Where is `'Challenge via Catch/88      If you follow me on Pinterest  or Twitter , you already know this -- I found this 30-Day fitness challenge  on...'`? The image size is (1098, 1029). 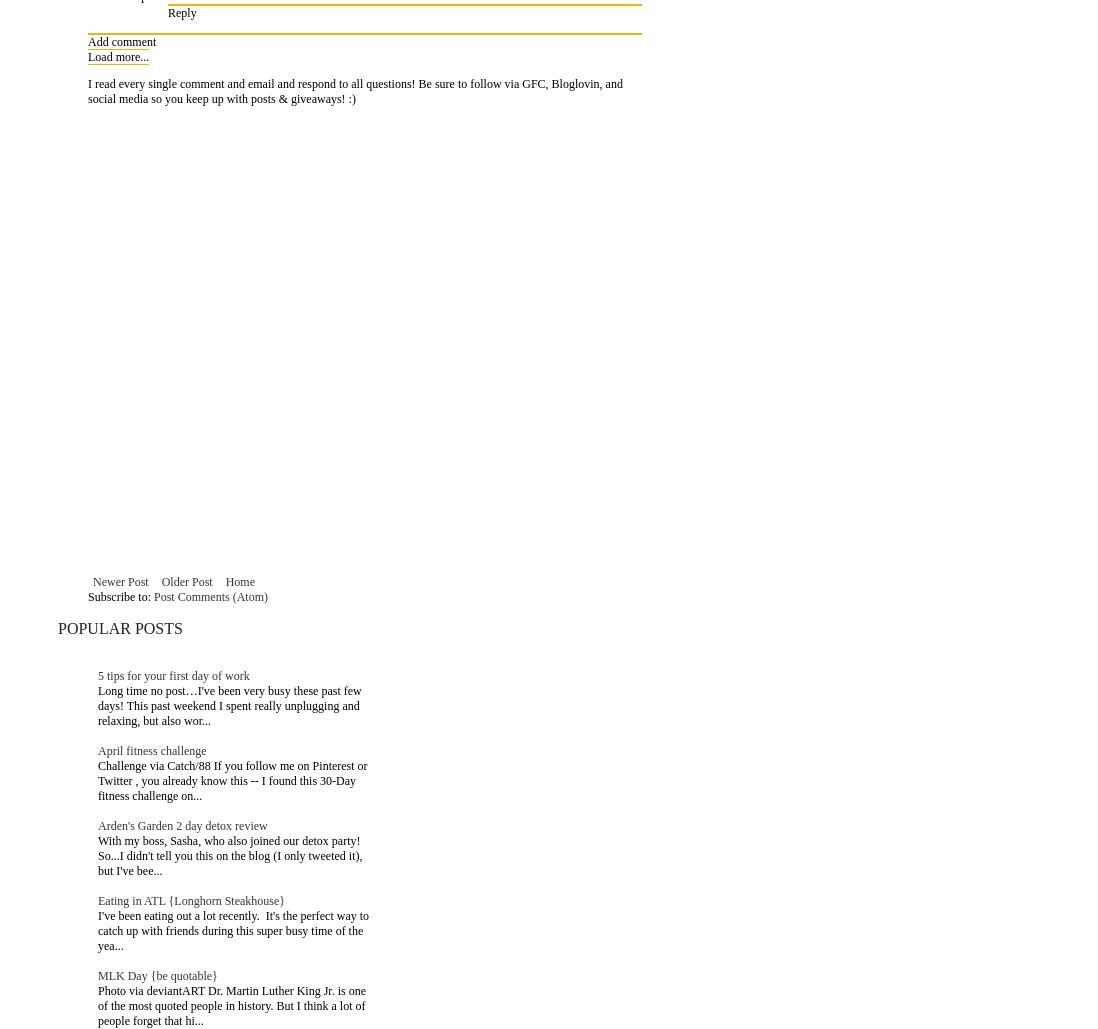
'Challenge via Catch/88      If you follow me on Pinterest  or Twitter , you already know this -- I found this 30-Day fitness challenge  on...' is located at coordinates (231, 781).